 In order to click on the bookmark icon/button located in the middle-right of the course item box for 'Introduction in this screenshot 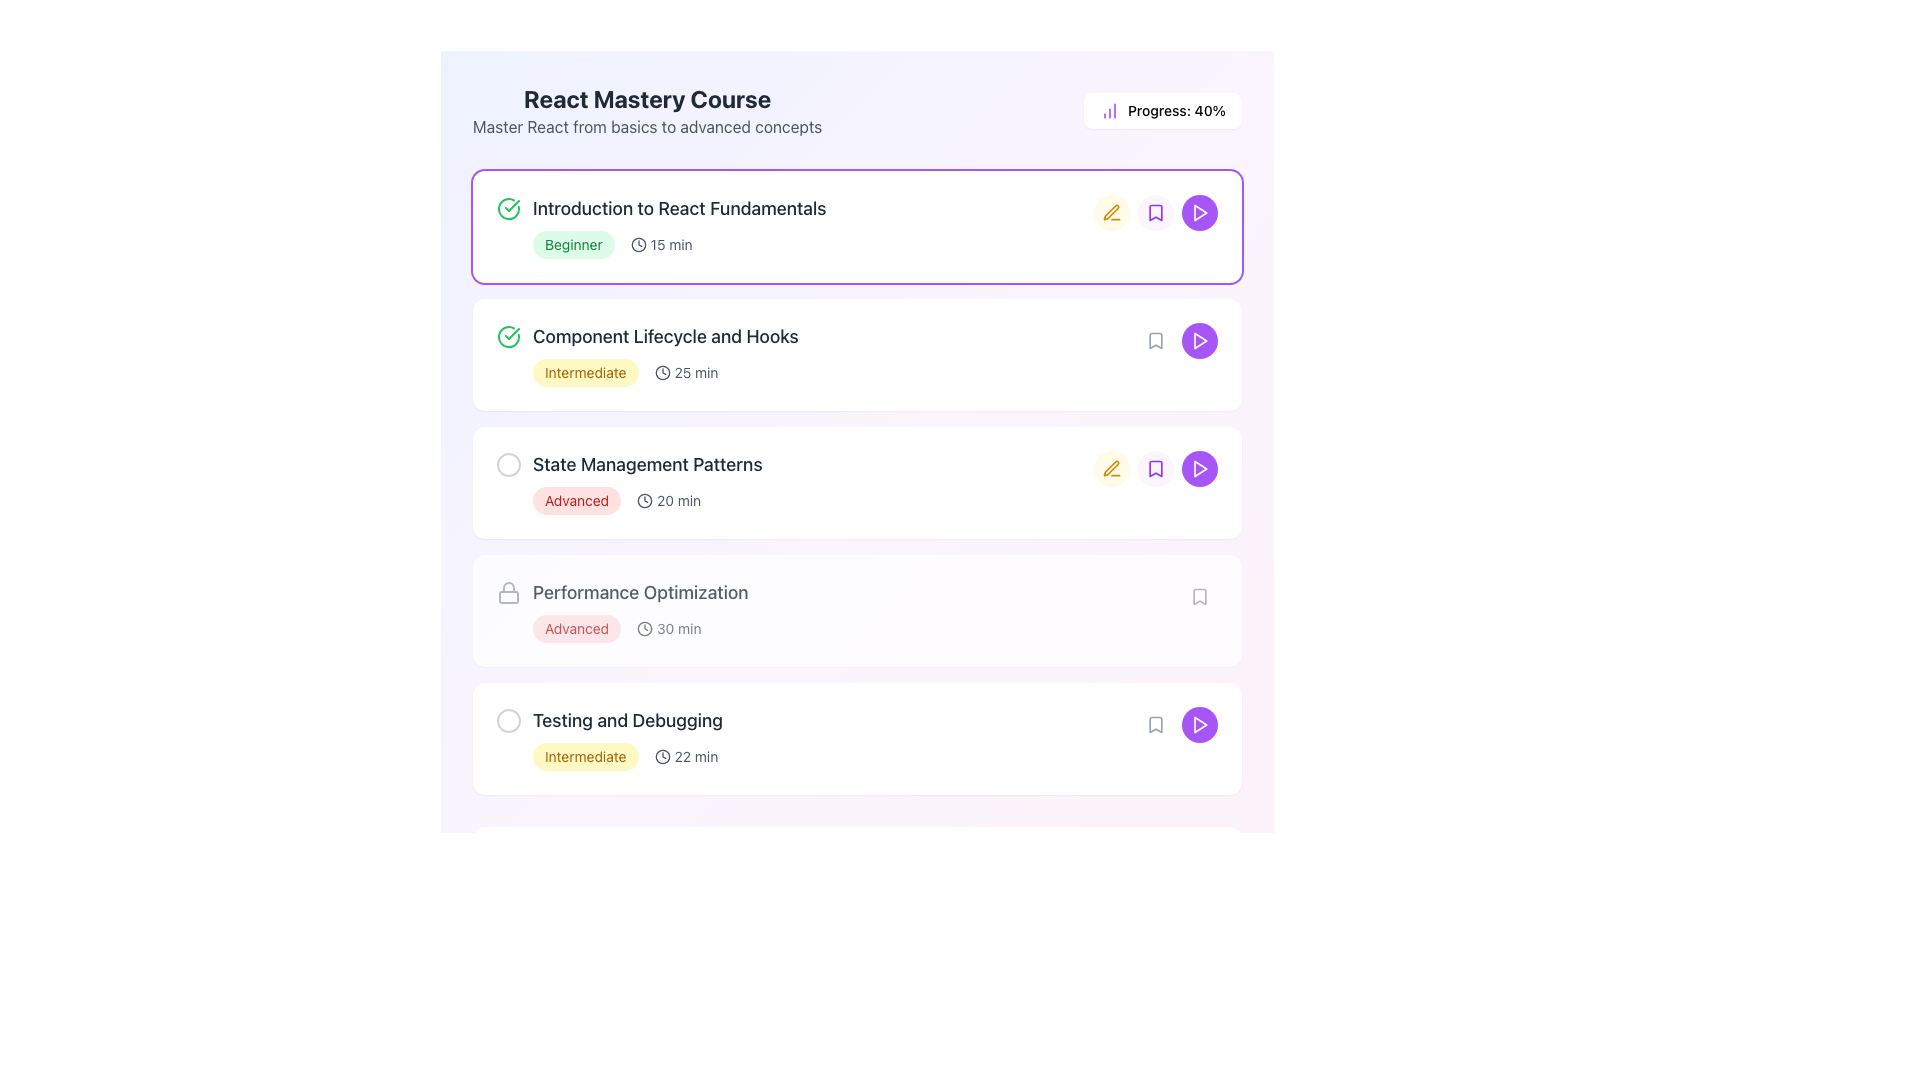, I will do `click(1156, 212)`.